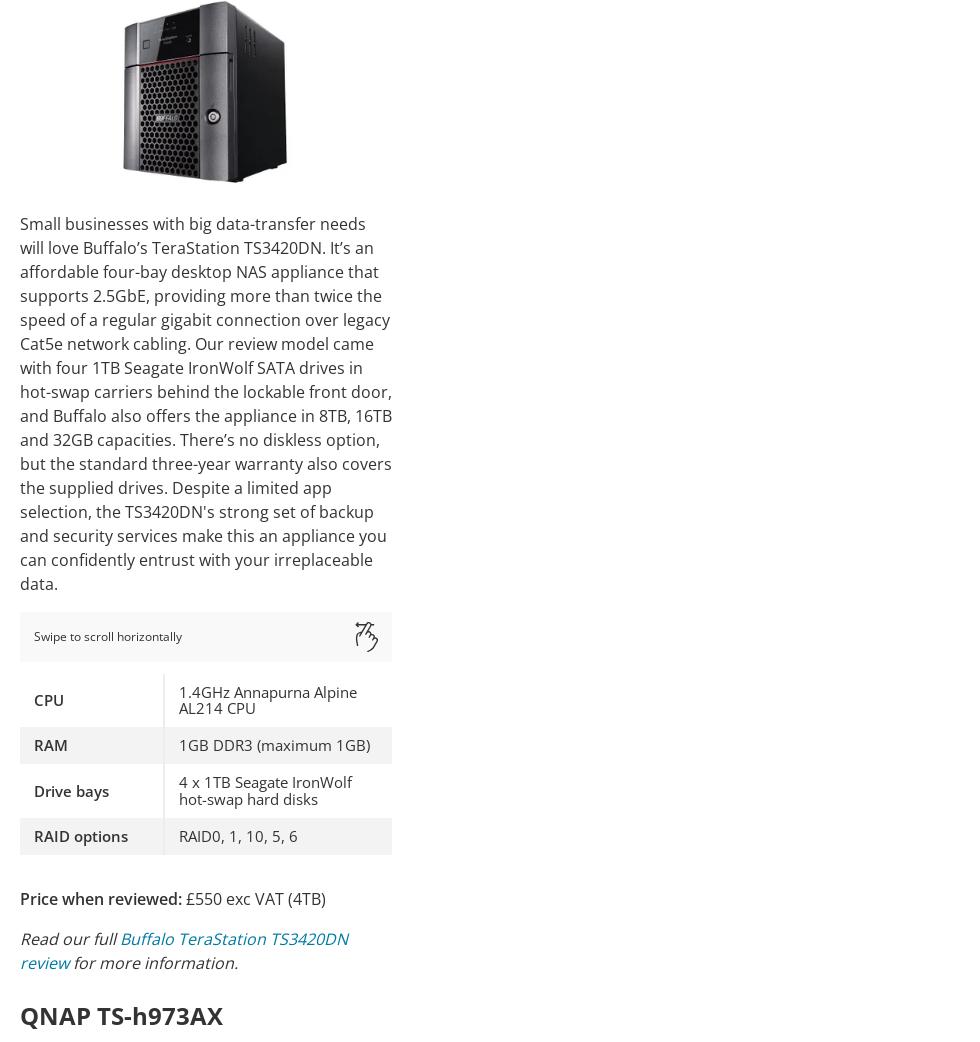 The height and width of the screenshot is (1042, 980). Describe the element at coordinates (238, 834) in the screenshot. I see `'RAID0, 1, 10, 5, 6'` at that location.